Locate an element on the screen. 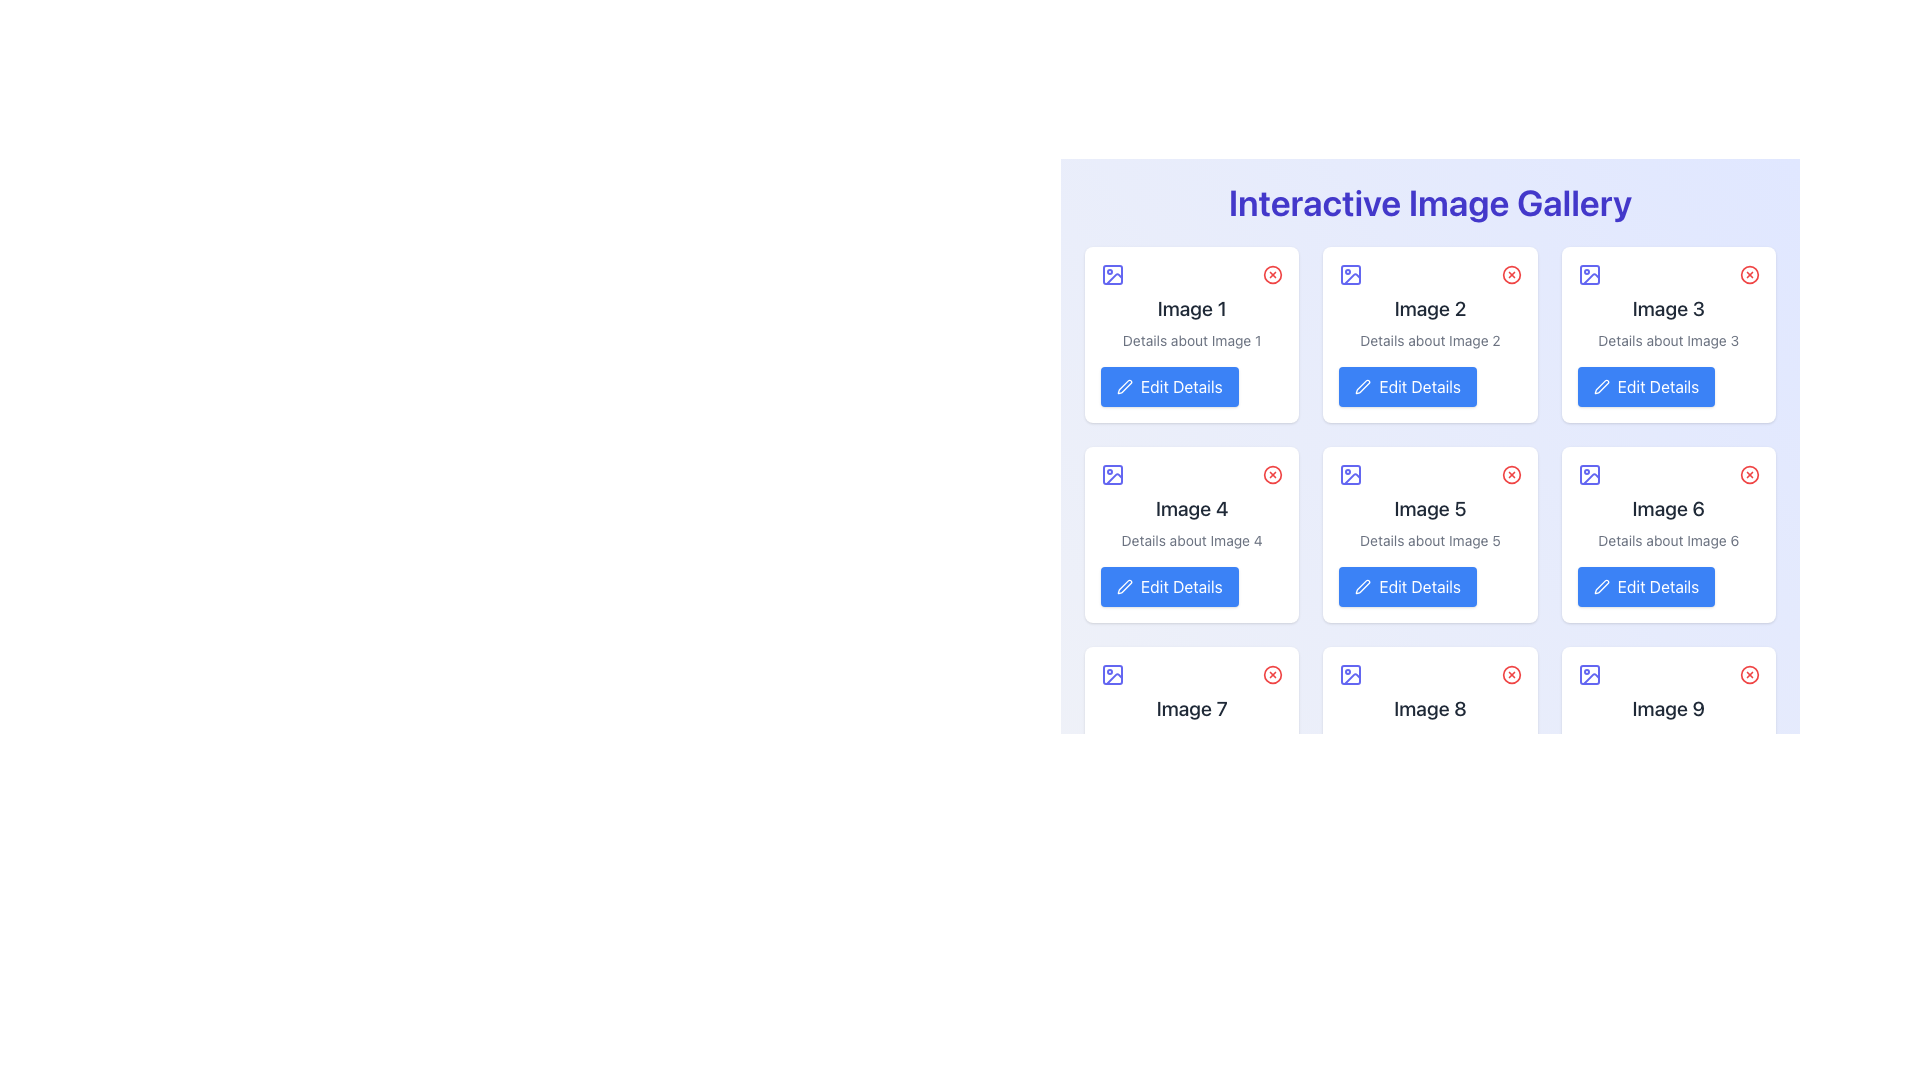  the 'Edit Details' button on the 'Image 6' card in the gallery is located at coordinates (1668, 534).